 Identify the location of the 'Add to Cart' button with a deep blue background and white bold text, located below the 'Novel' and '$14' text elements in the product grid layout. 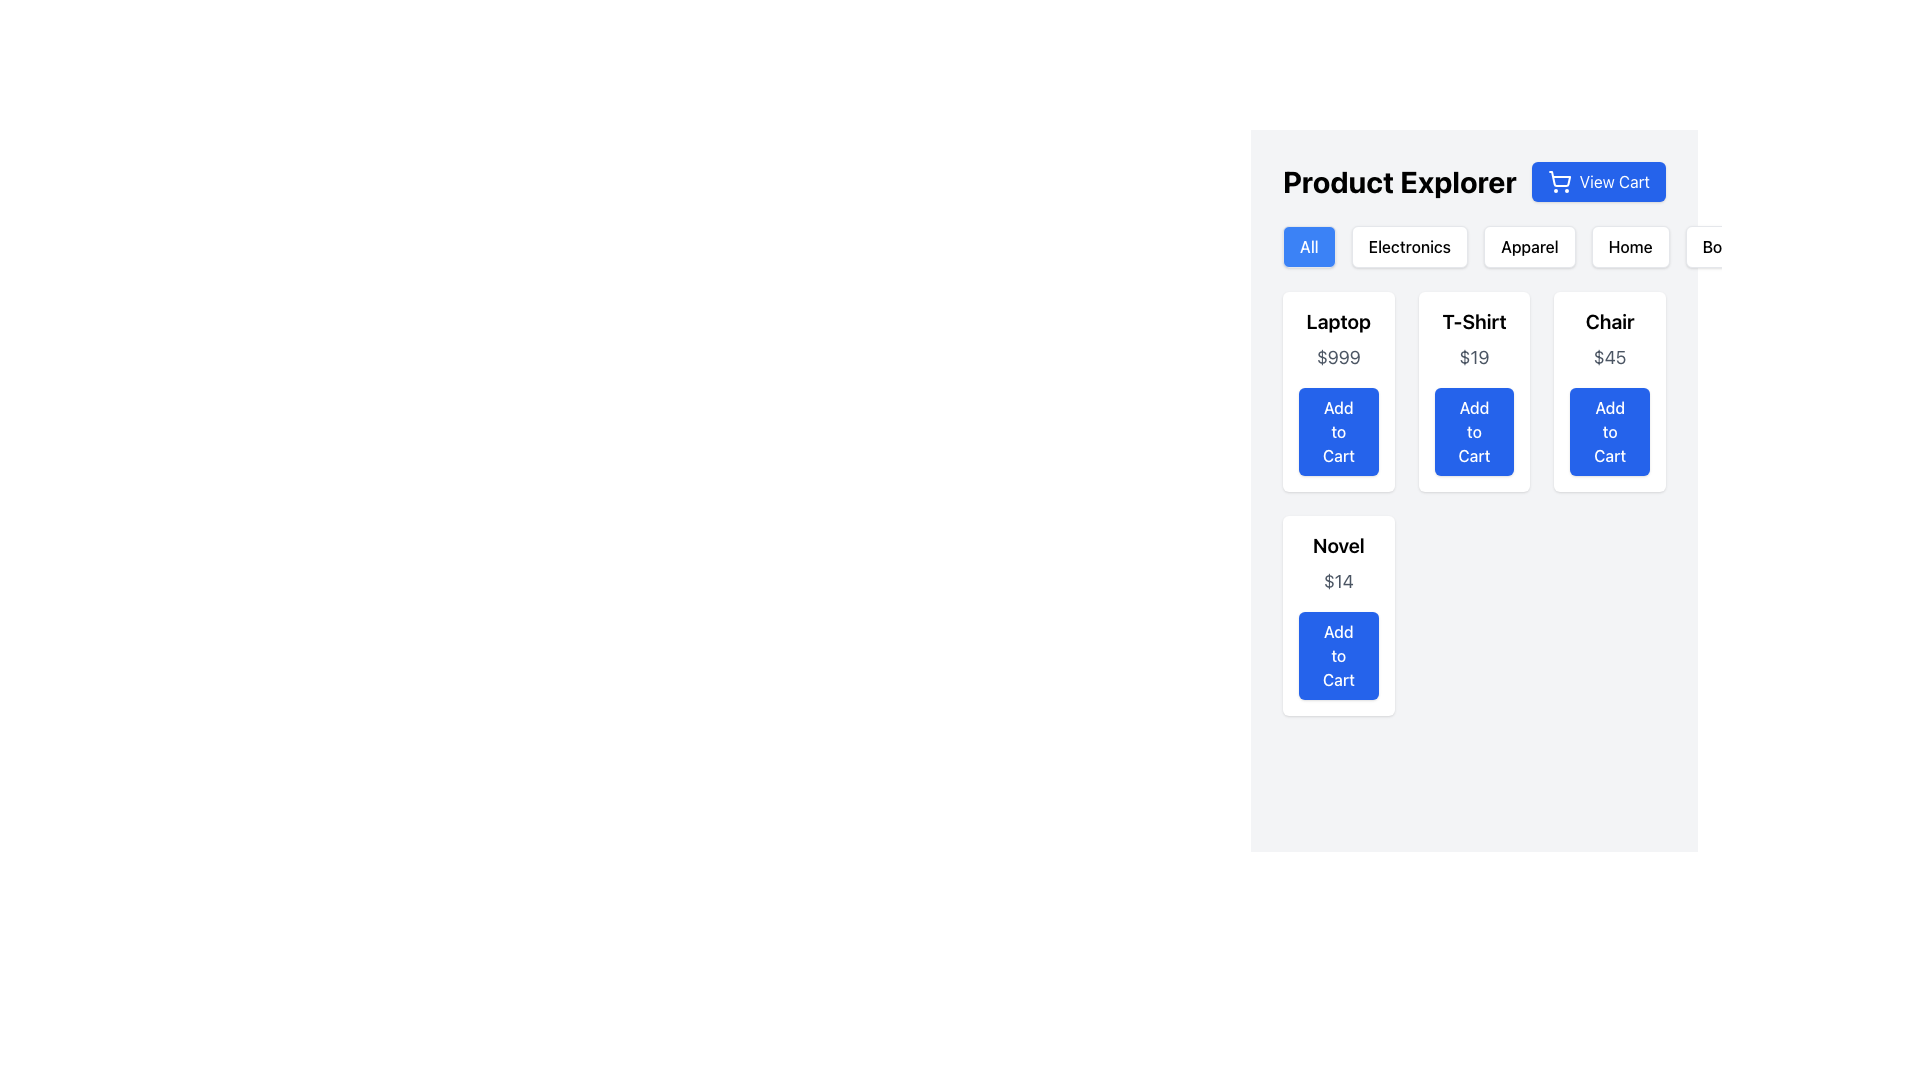
(1338, 655).